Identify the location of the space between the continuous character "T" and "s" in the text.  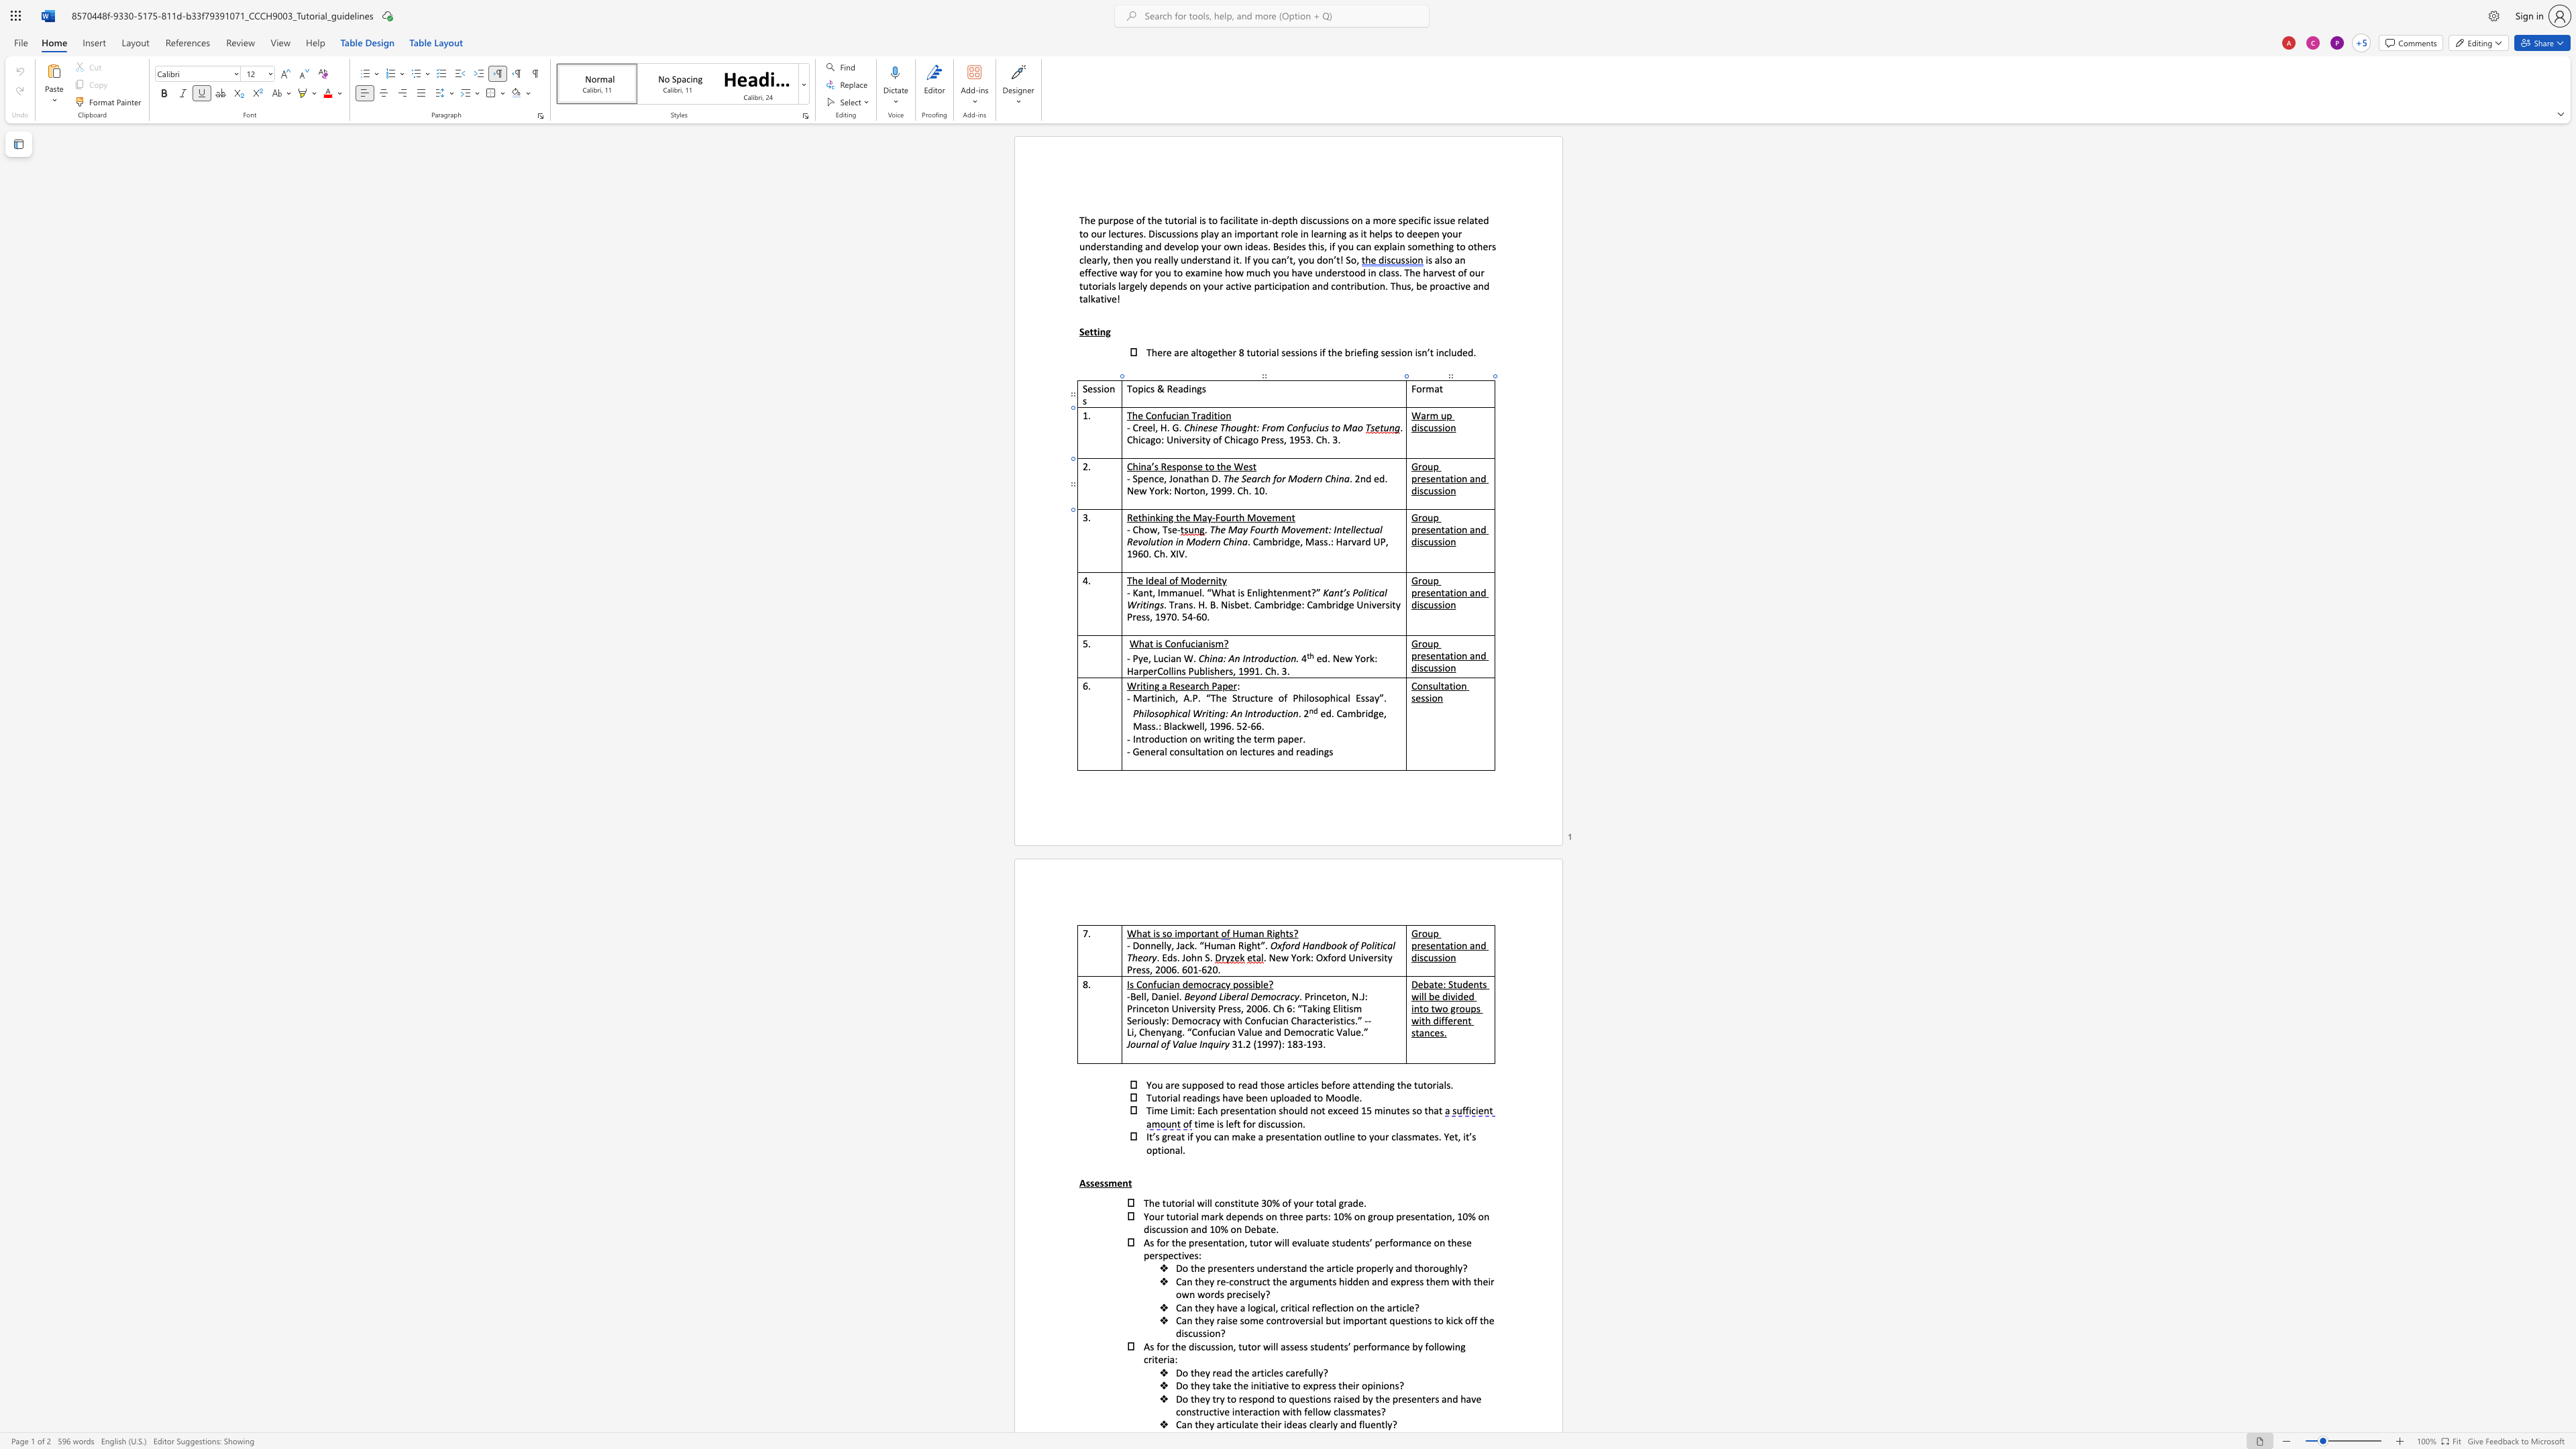
(1167, 529).